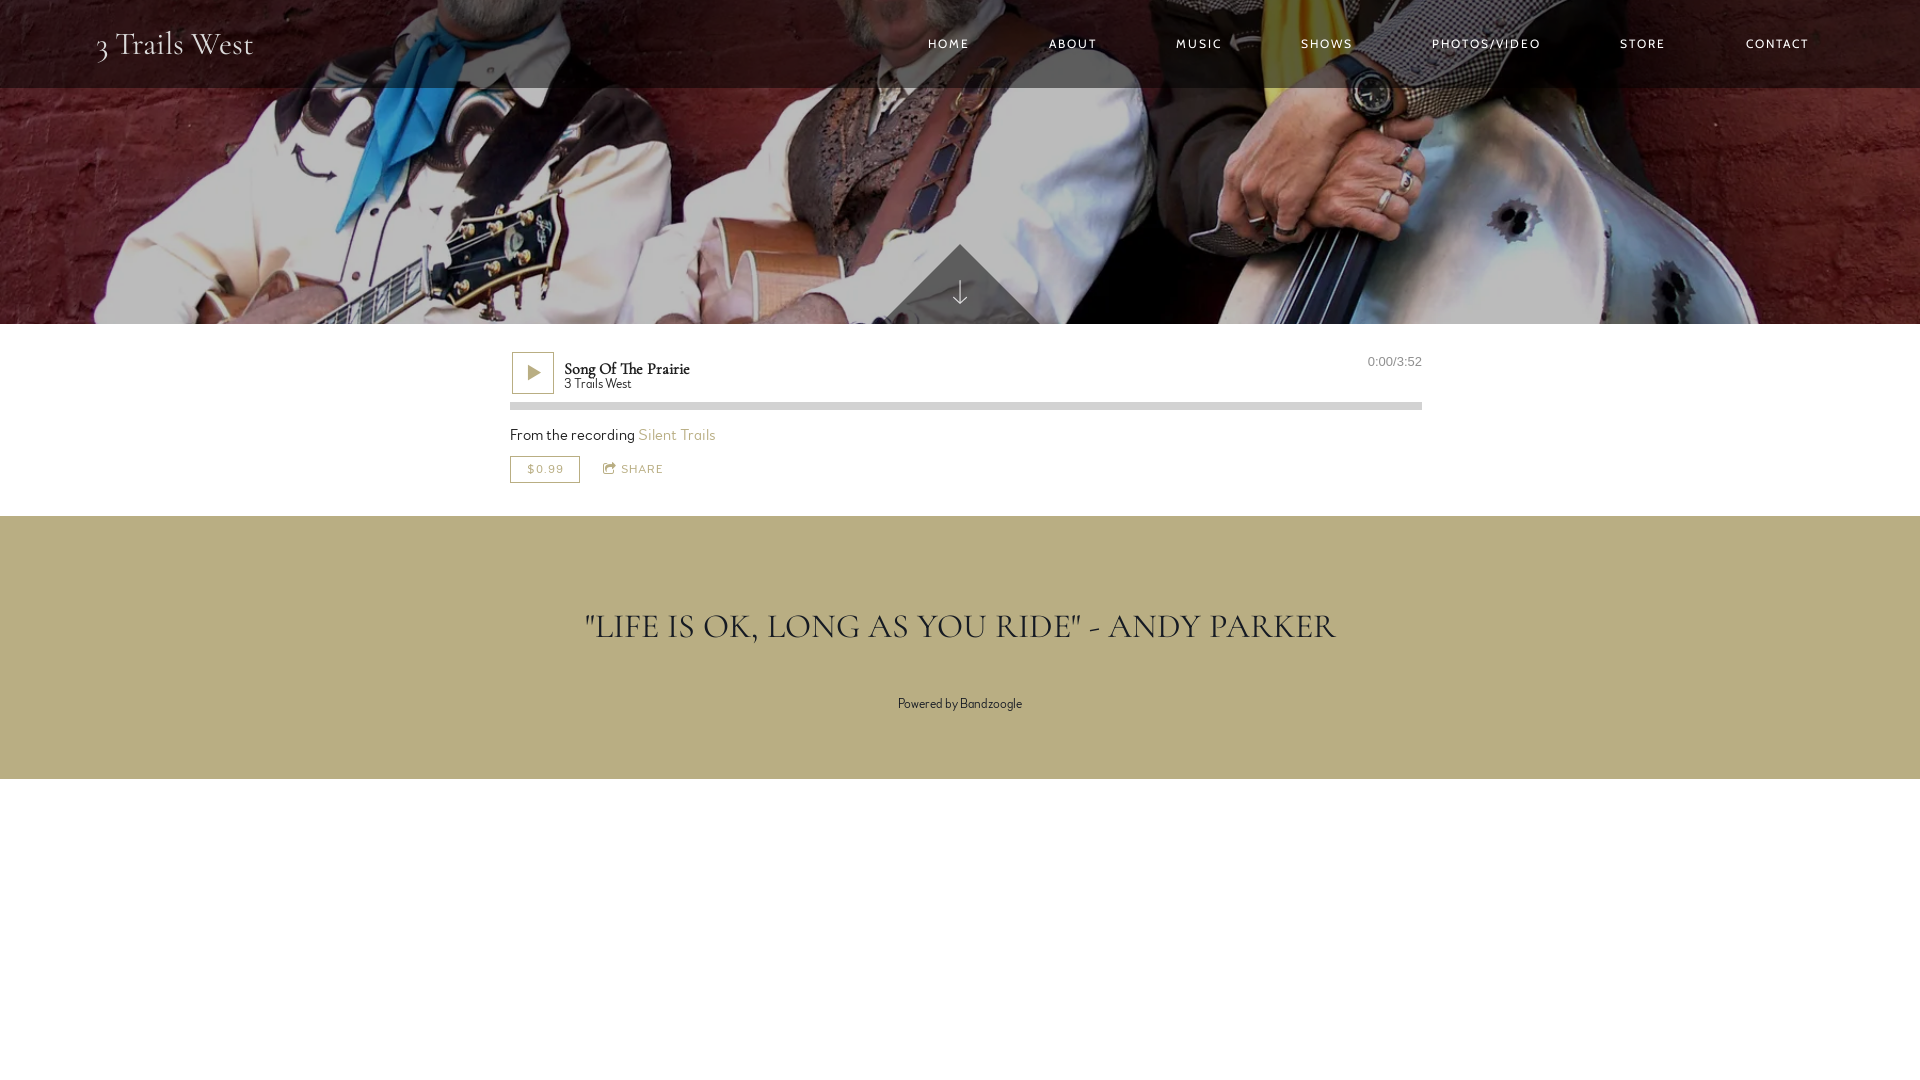 The width and height of the screenshot is (1920, 1080). Describe the element at coordinates (960, 703) in the screenshot. I see `'Powered by Bandzoogle'` at that location.